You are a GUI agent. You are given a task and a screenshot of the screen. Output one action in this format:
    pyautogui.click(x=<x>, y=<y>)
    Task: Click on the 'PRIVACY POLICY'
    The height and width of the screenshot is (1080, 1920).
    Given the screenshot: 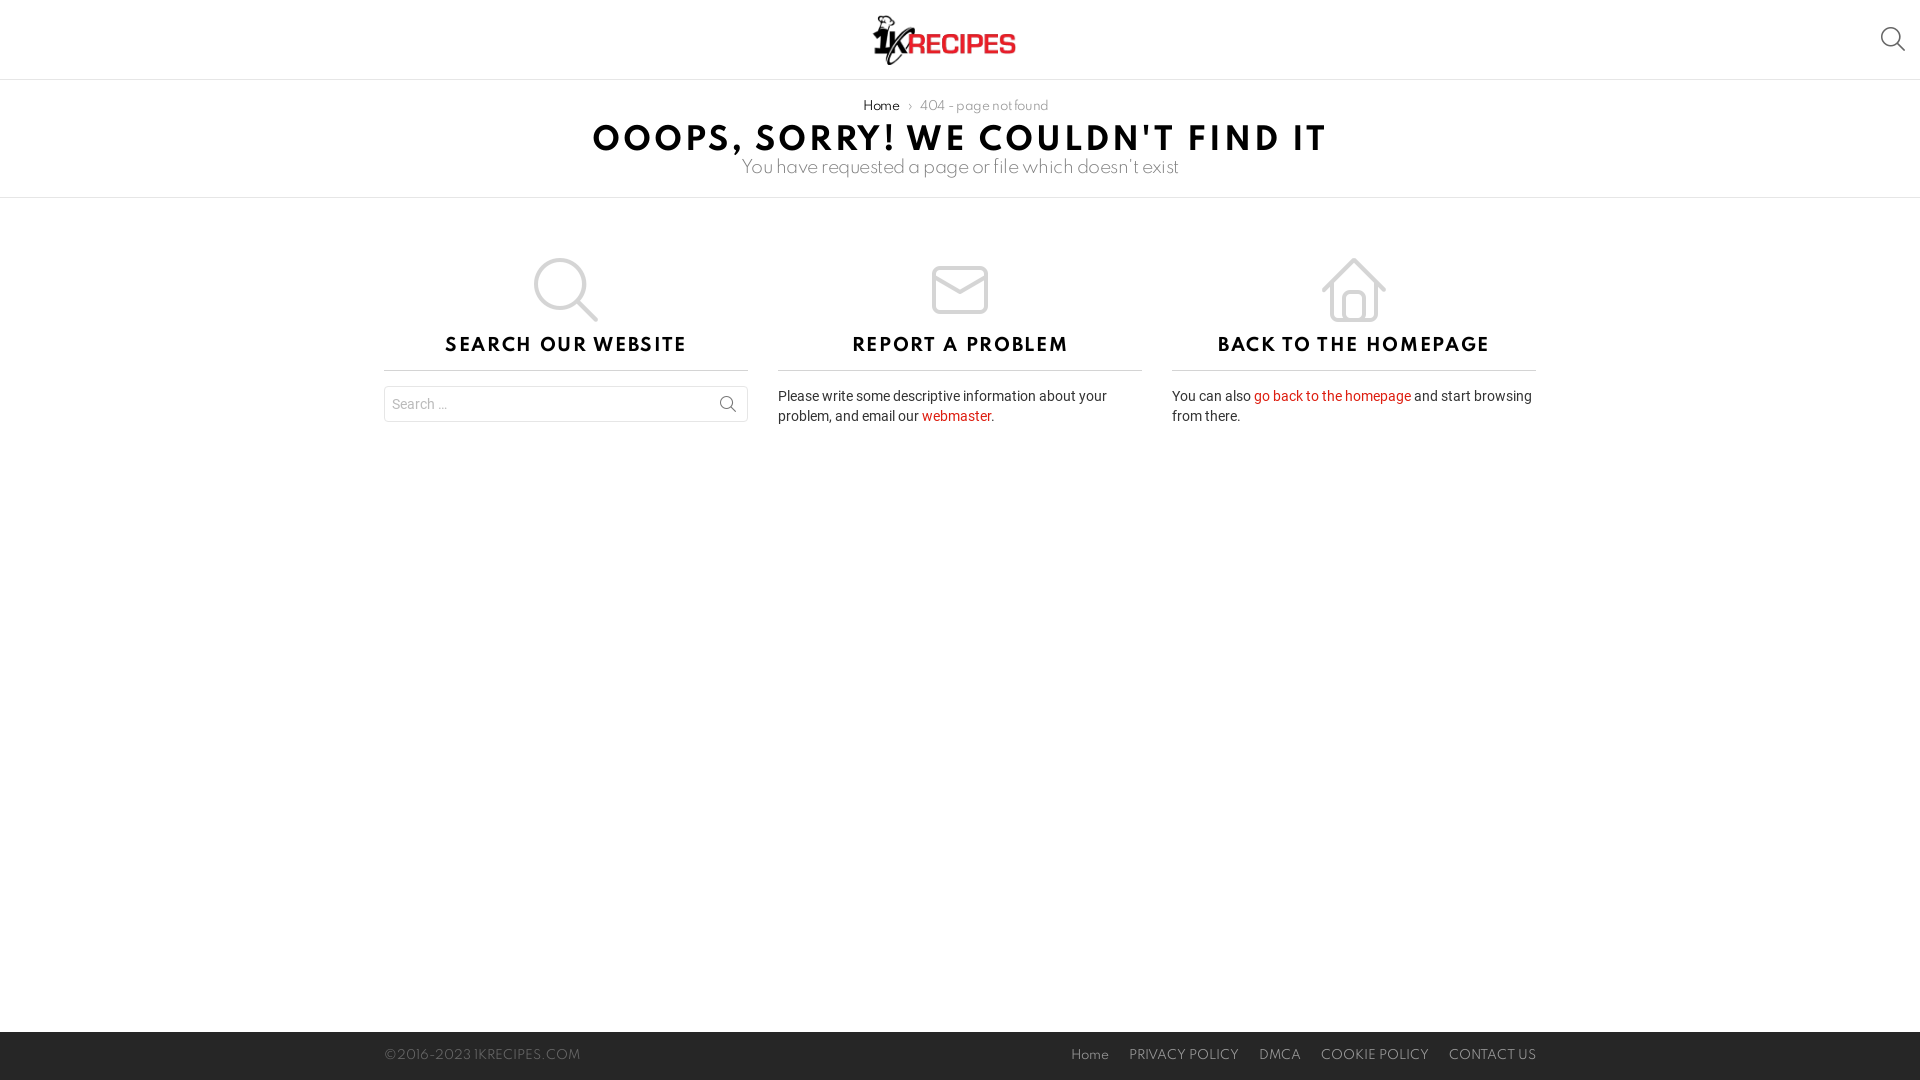 What is the action you would take?
    pyautogui.click(x=1117, y=1054)
    